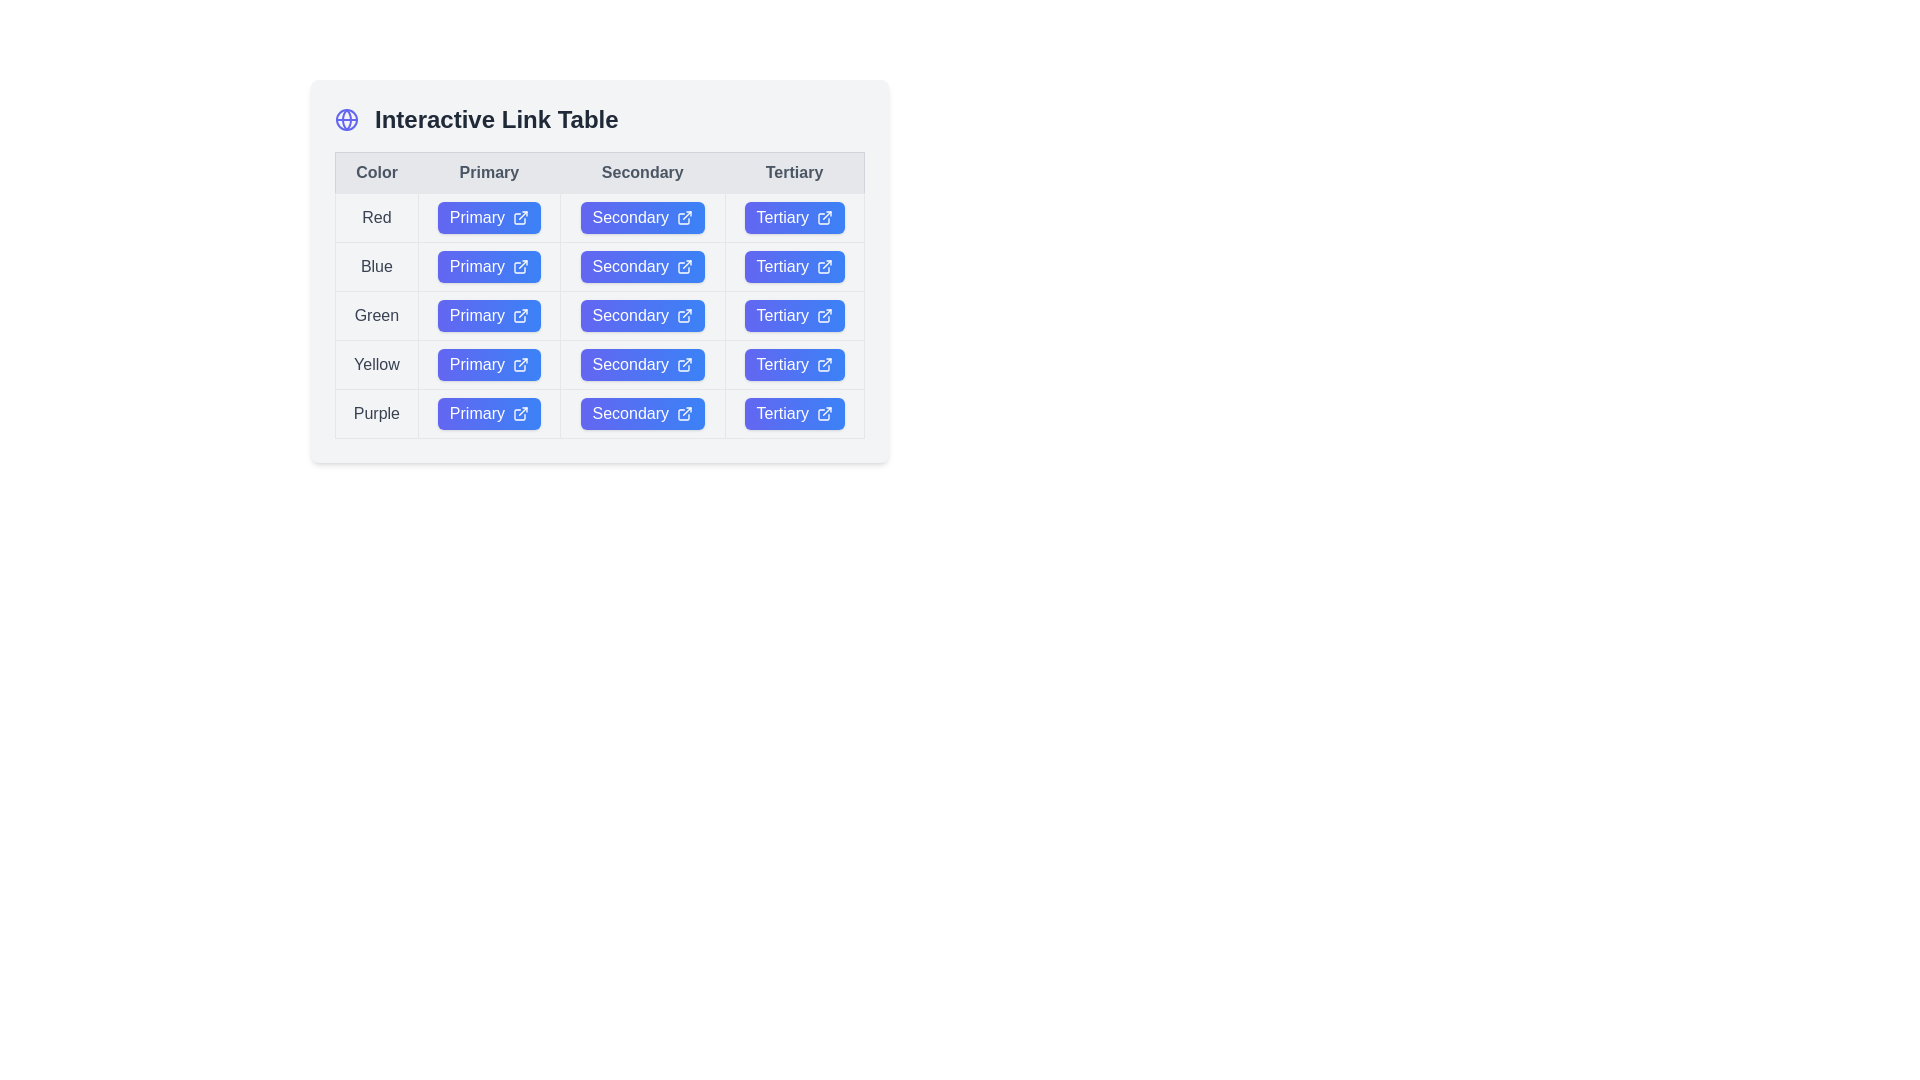  Describe the element at coordinates (781, 218) in the screenshot. I see `the 'Tertiary' text label which displays 'Tertiary' in white font on a gradient background, located in the 'Interactive Link Table' under the 'Tertiary' column for the 'Red' row` at that location.